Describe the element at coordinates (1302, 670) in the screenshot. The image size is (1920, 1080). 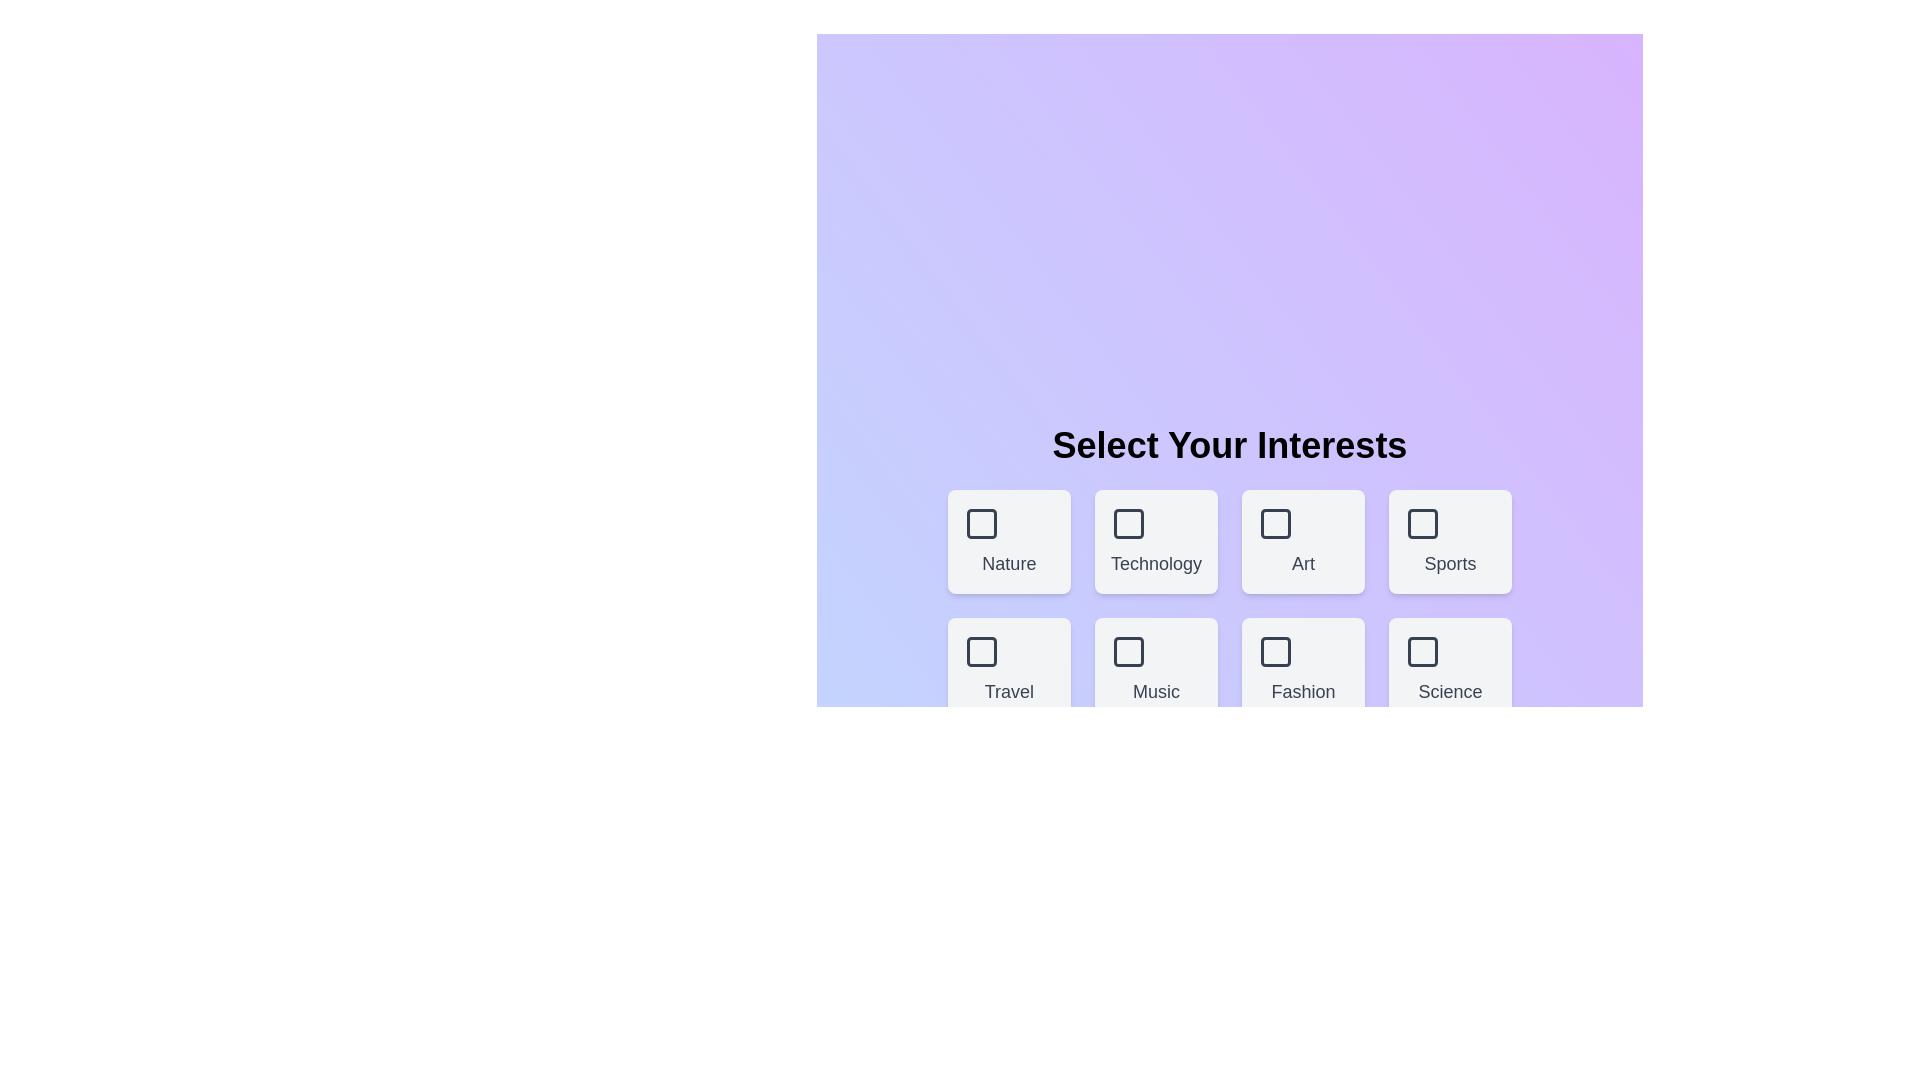
I see `the box corresponding to the theme Fashion to select or deselect it` at that location.